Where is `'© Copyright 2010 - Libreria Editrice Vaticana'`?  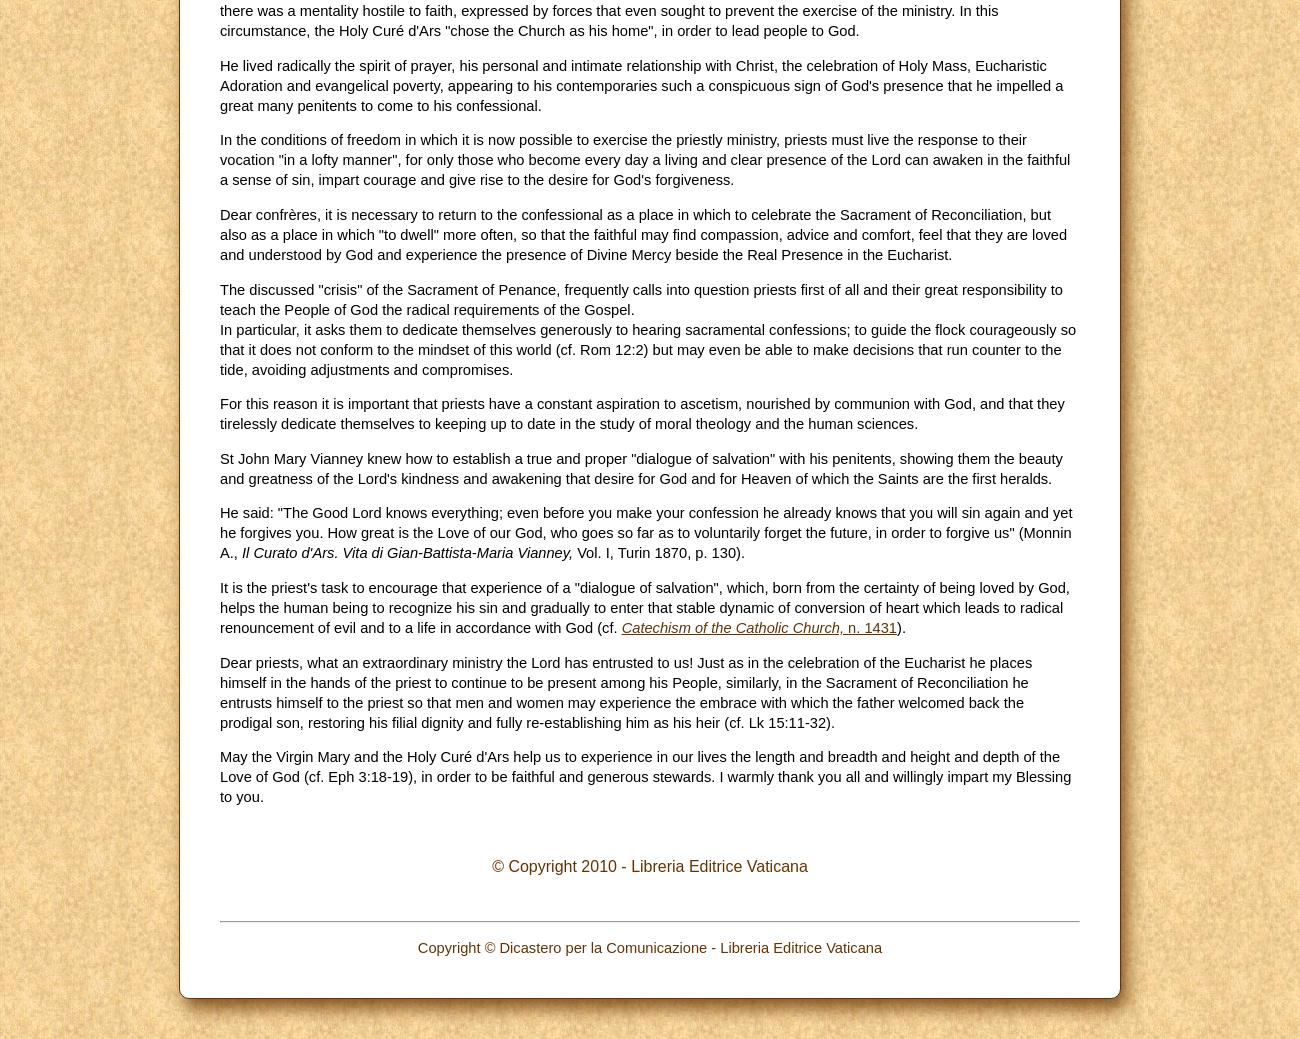 '© Copyright 2010 - Libreria Editrice Vaticana' is located at coordinates (492, 864).